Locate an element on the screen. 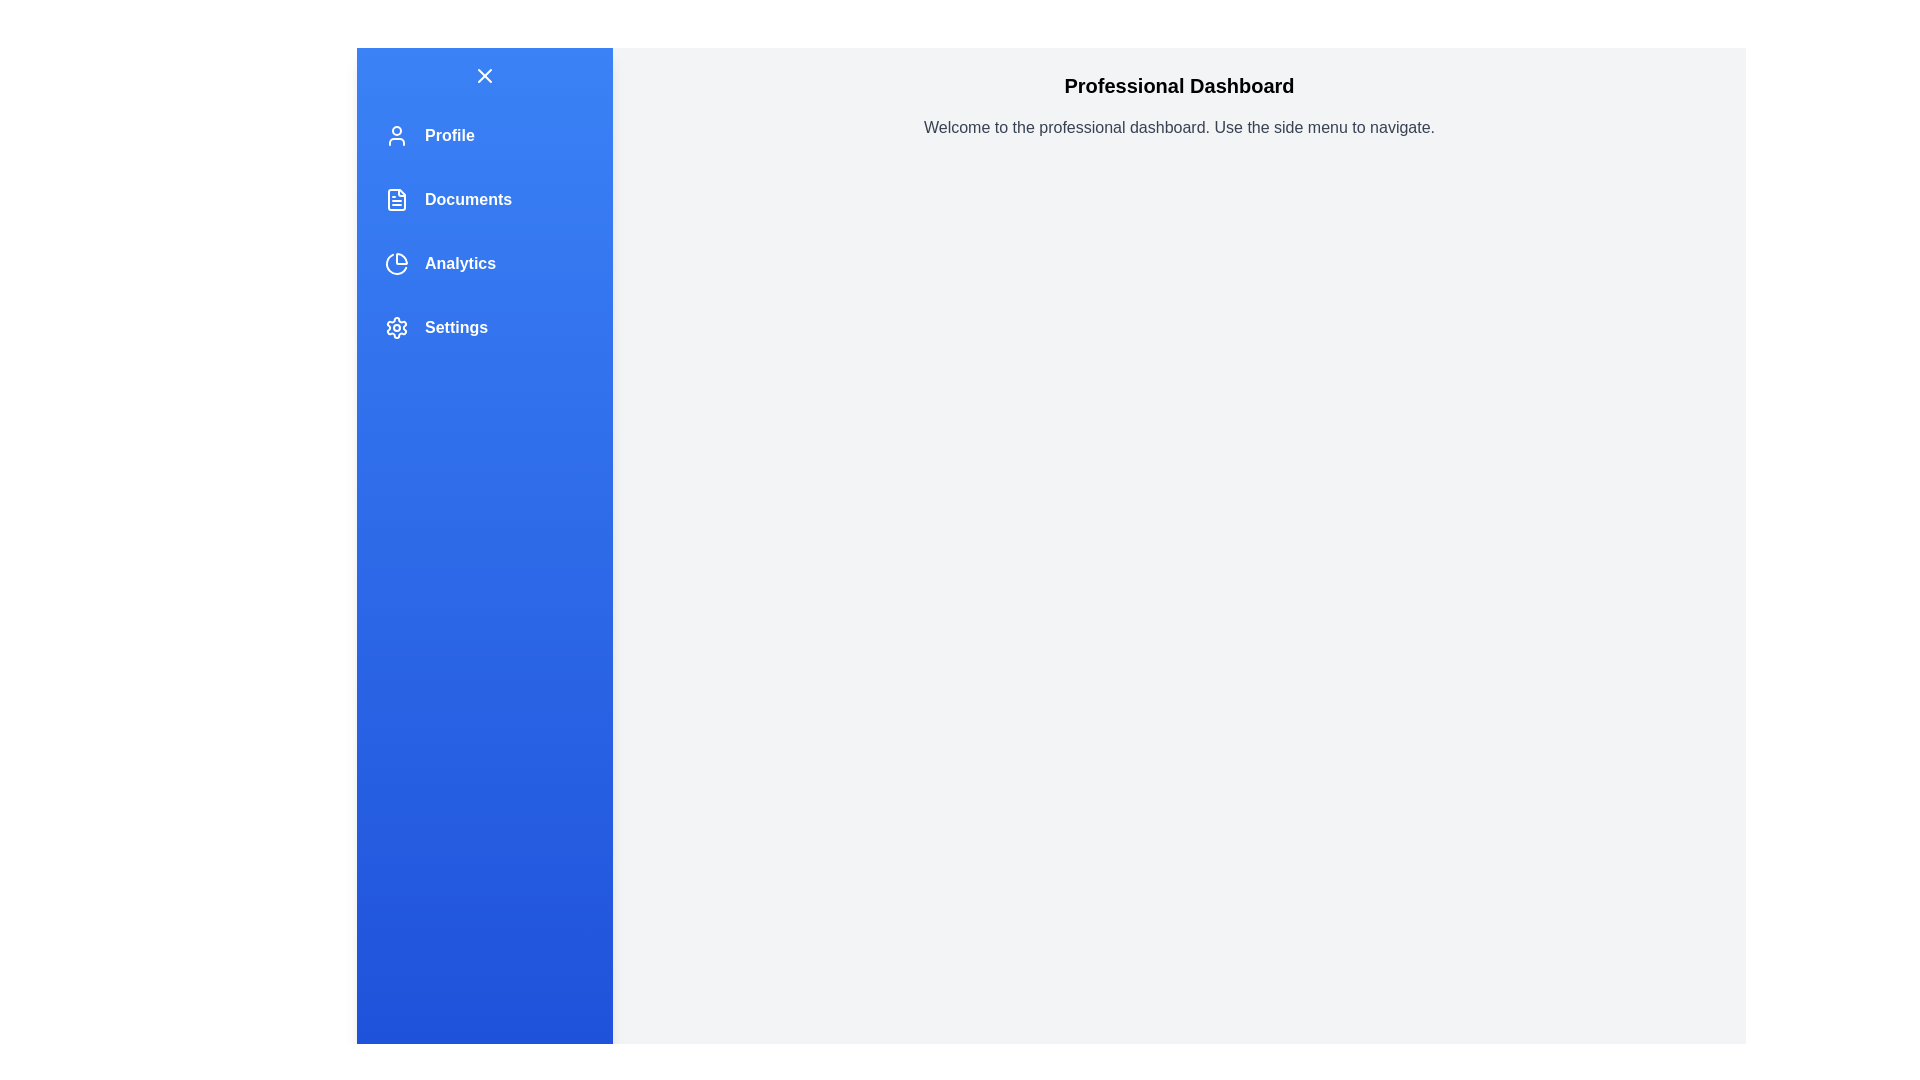 Image resolution: width=1920 pixels, height=1080 pixels. the menu item Documents to reveal additional visuals is located at coordinates (484, 200).